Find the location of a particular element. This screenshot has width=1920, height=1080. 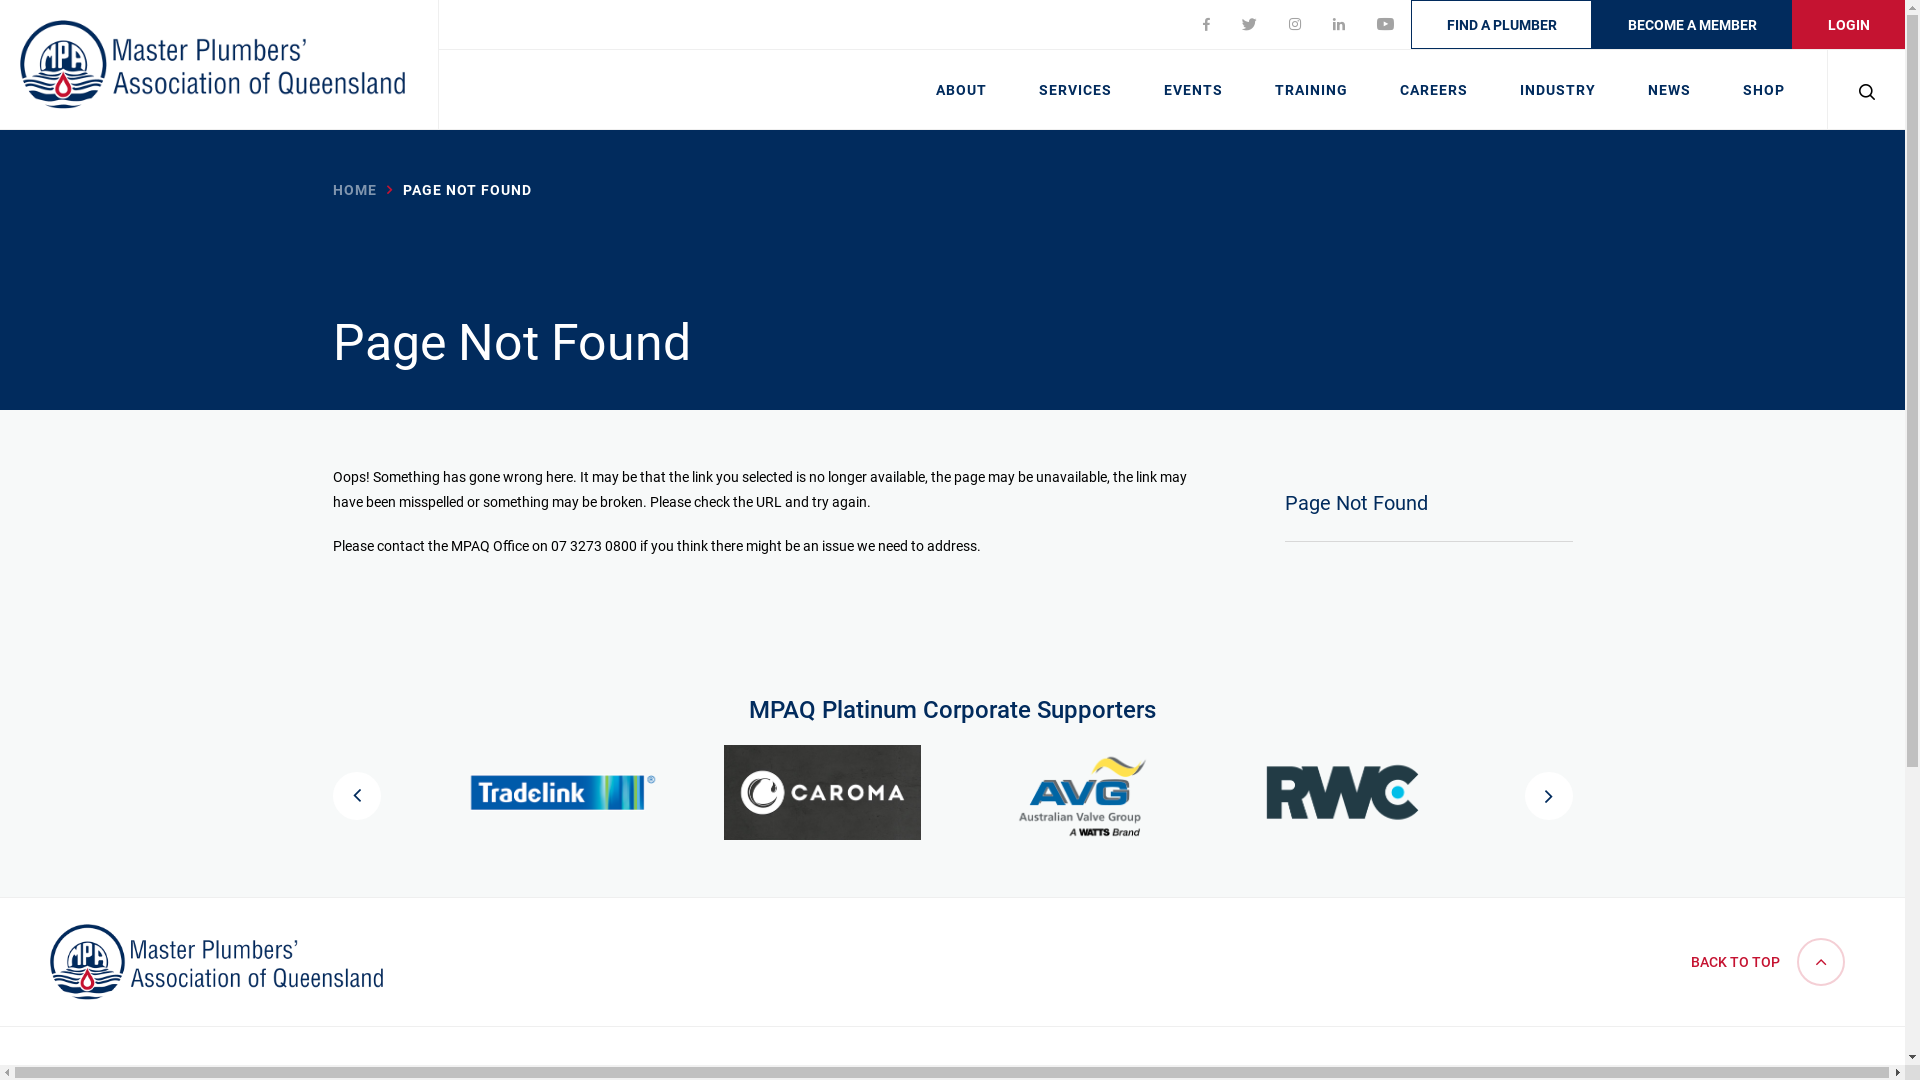

'SERVICES' is located at coordinates (1074, 87).